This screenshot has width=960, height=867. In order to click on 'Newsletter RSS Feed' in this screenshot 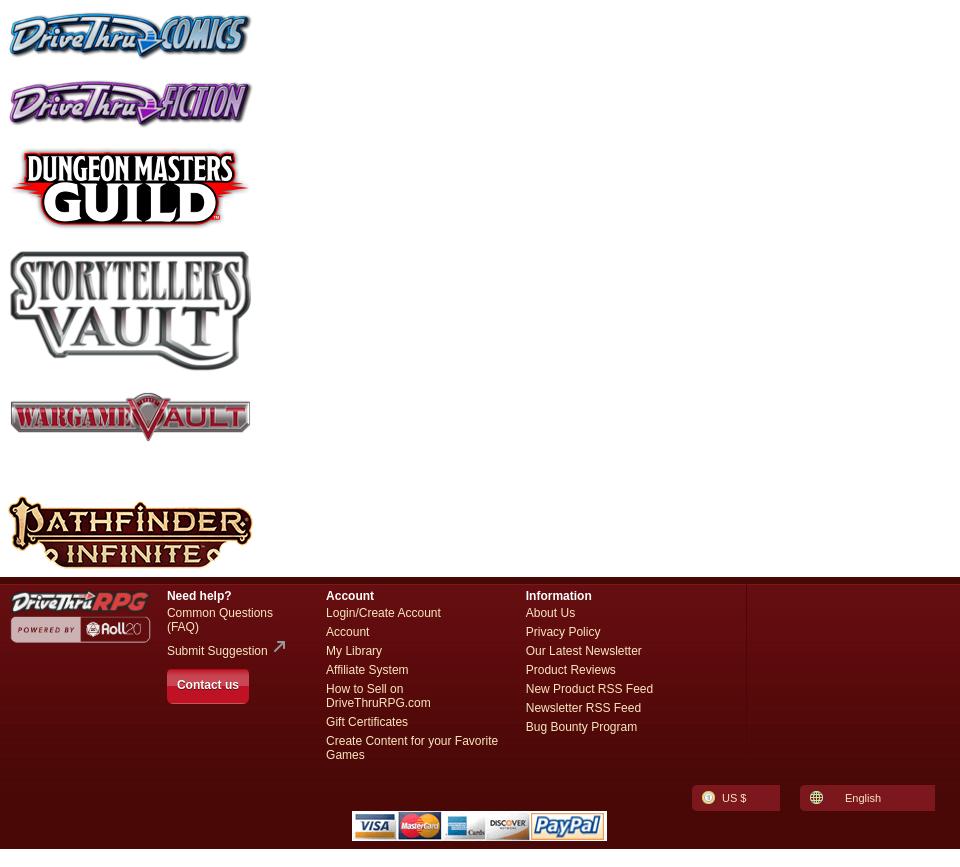, I will do `click(524, 706)`.